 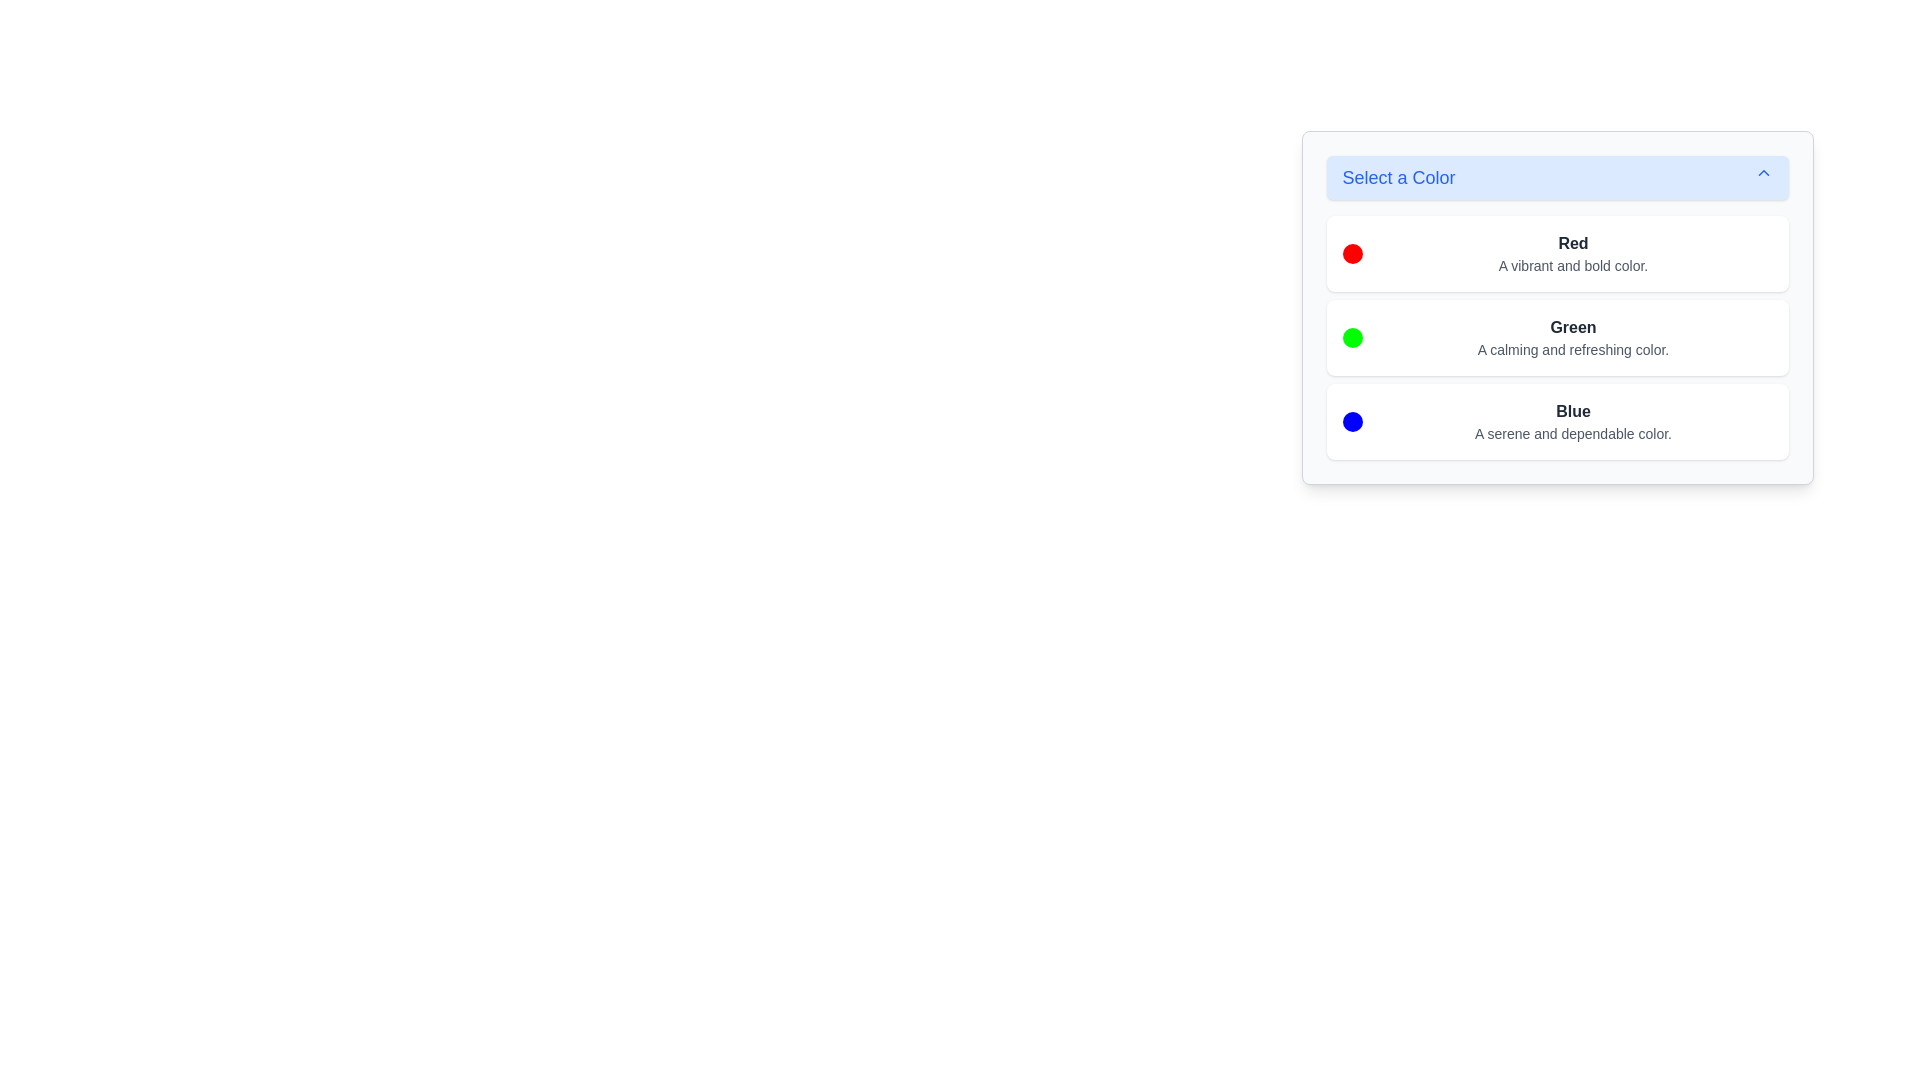 I want to click on the 'Green' color option in the selectable list item, so click(x=1556, y=337).